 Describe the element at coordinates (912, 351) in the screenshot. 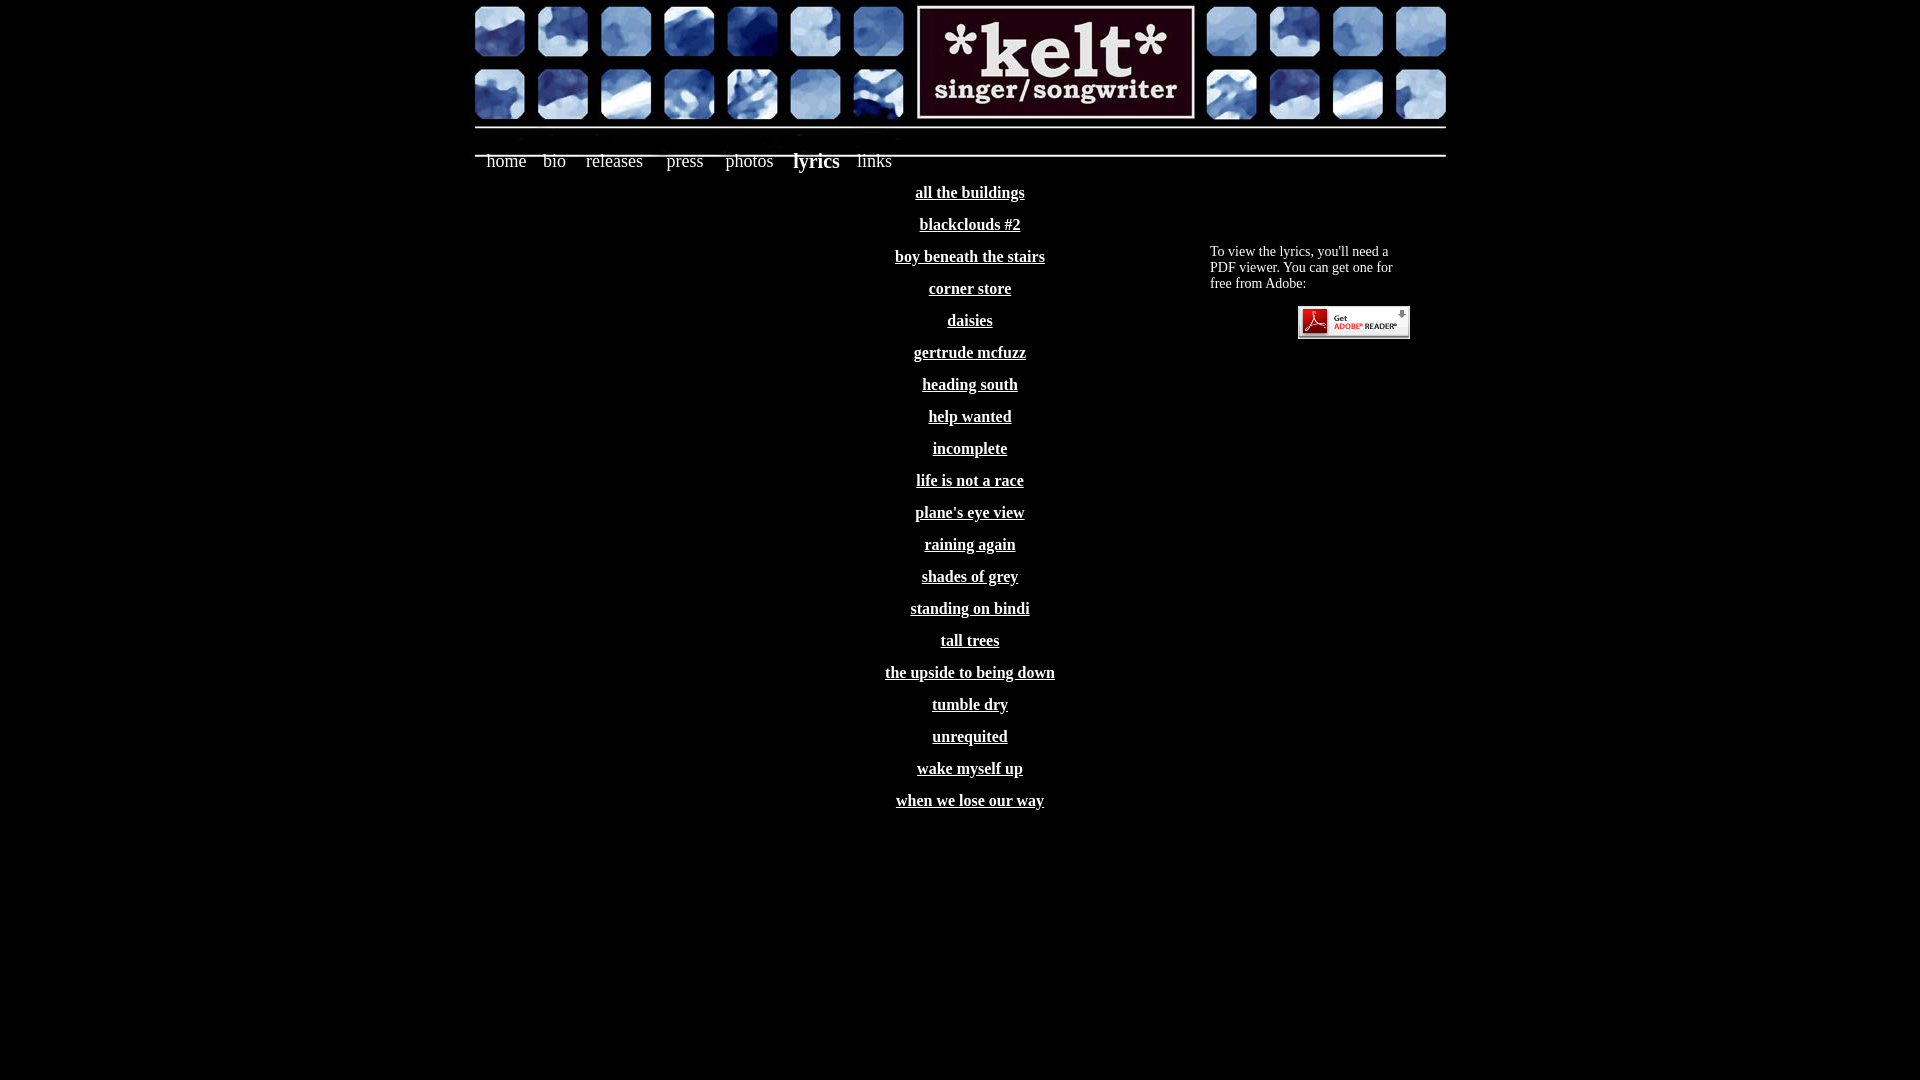

I see `'gertrude mcfuzz'` at that location.